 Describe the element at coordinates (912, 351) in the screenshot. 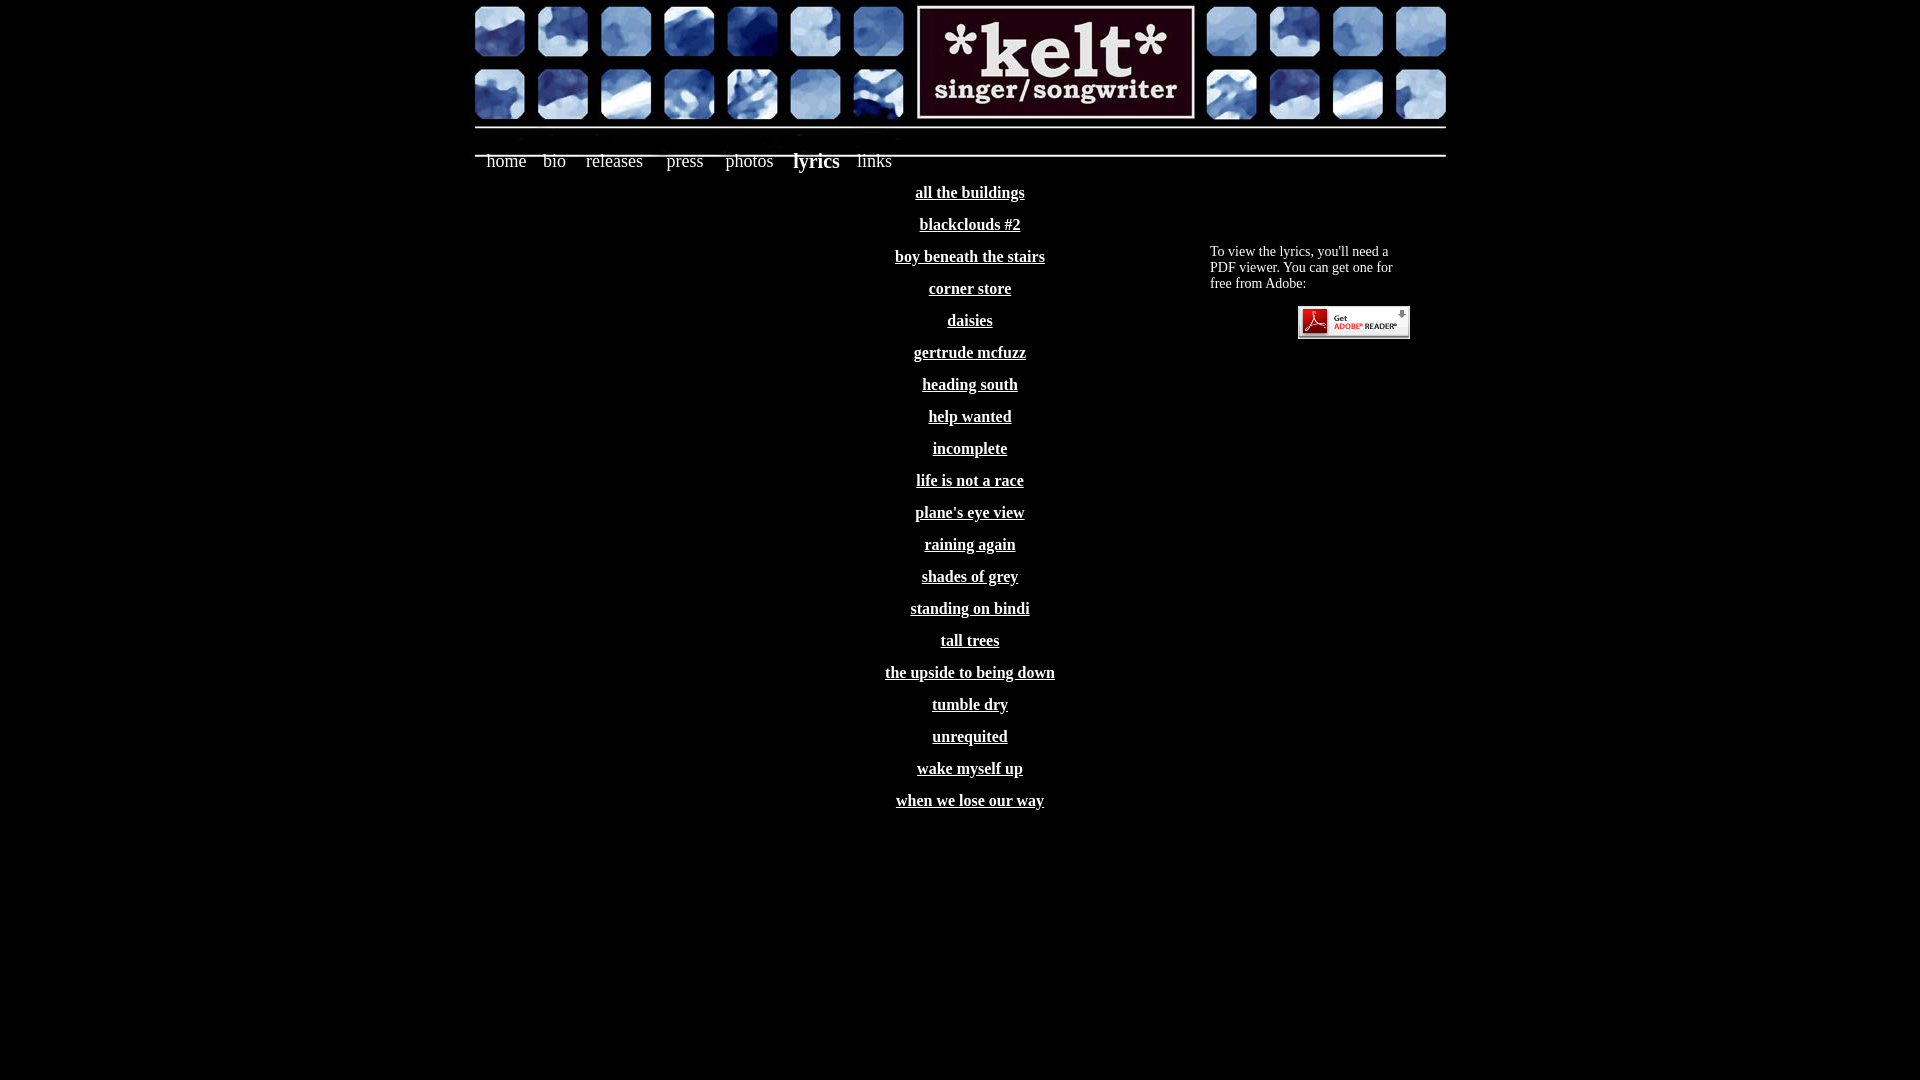

I see `'gertrude mcfuzz'` at that location.